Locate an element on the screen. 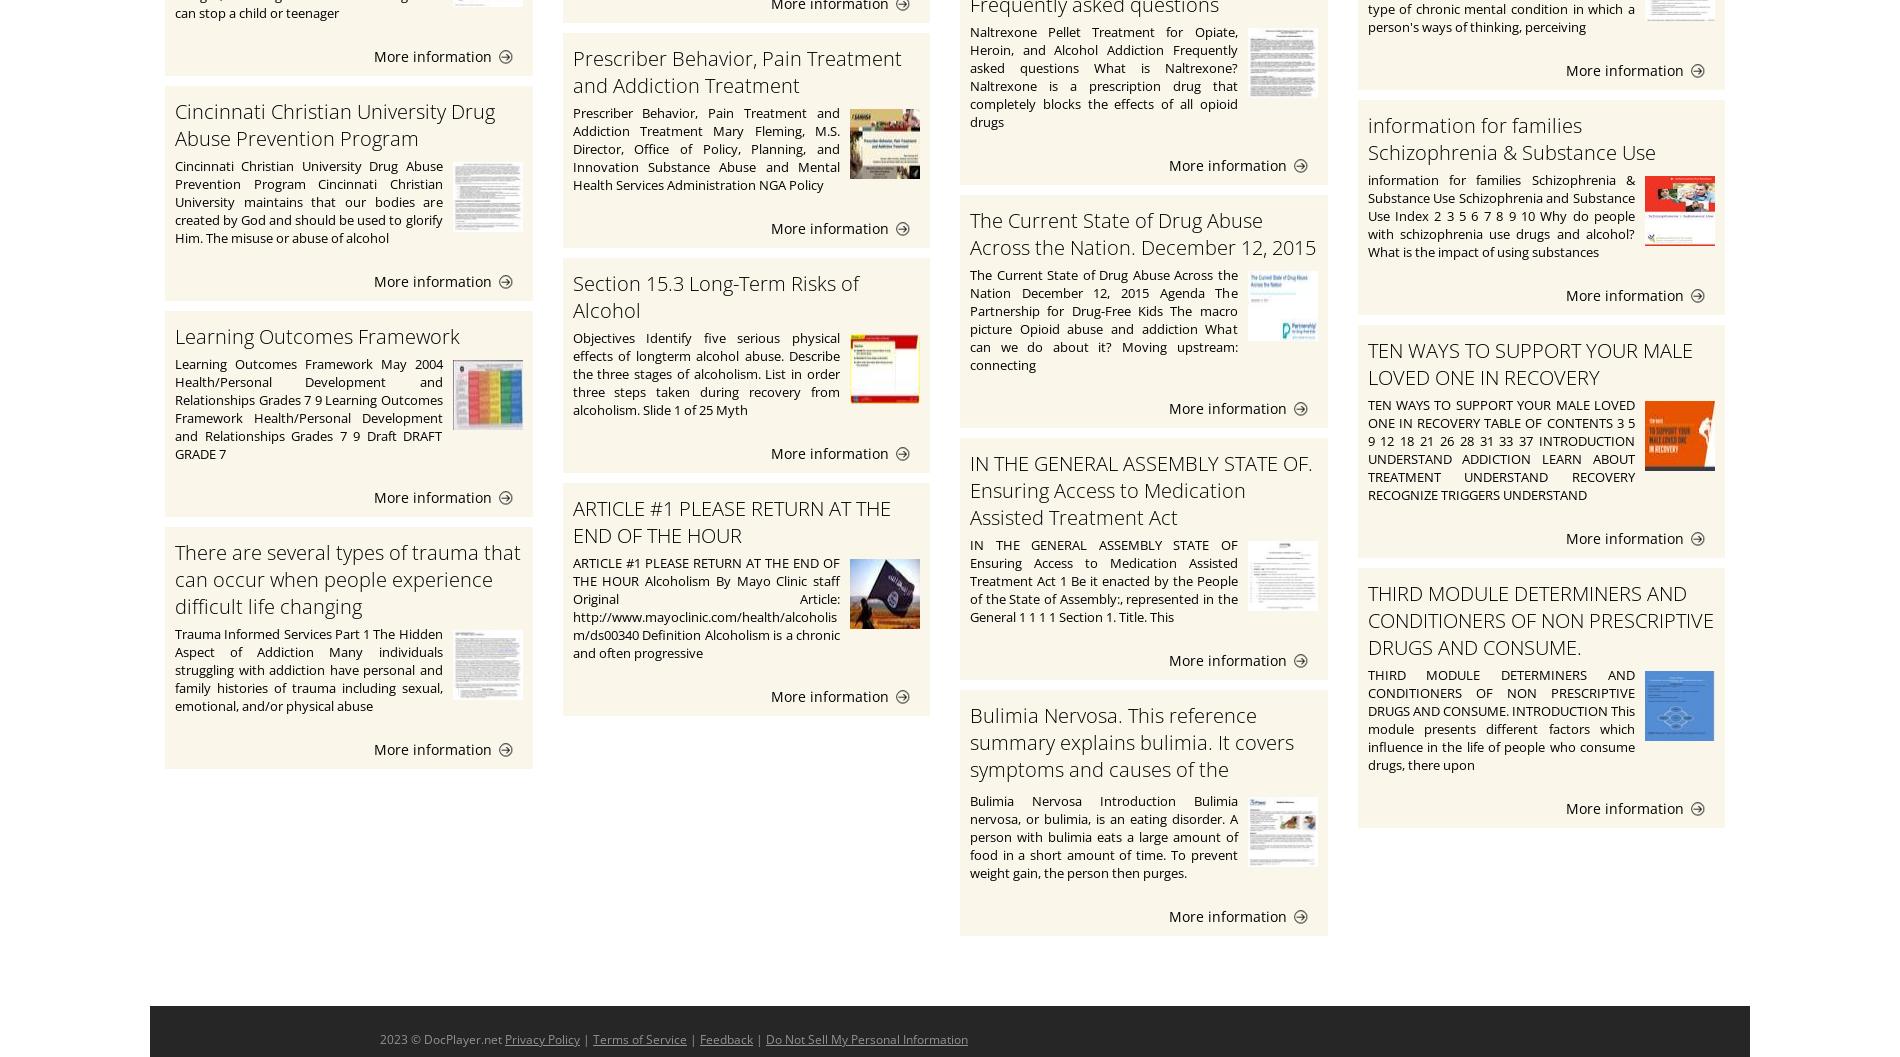 This screenshot has height=1057, width=1900. 'Bulimia Nervosa Introduction Bulimia nervosa, or bulimia, is an eating disorder. A person with bulimia eats a large amount of food in a short amount of time. To prevent weight gain, the person then purges.' is located at coordinates (1103, 836).